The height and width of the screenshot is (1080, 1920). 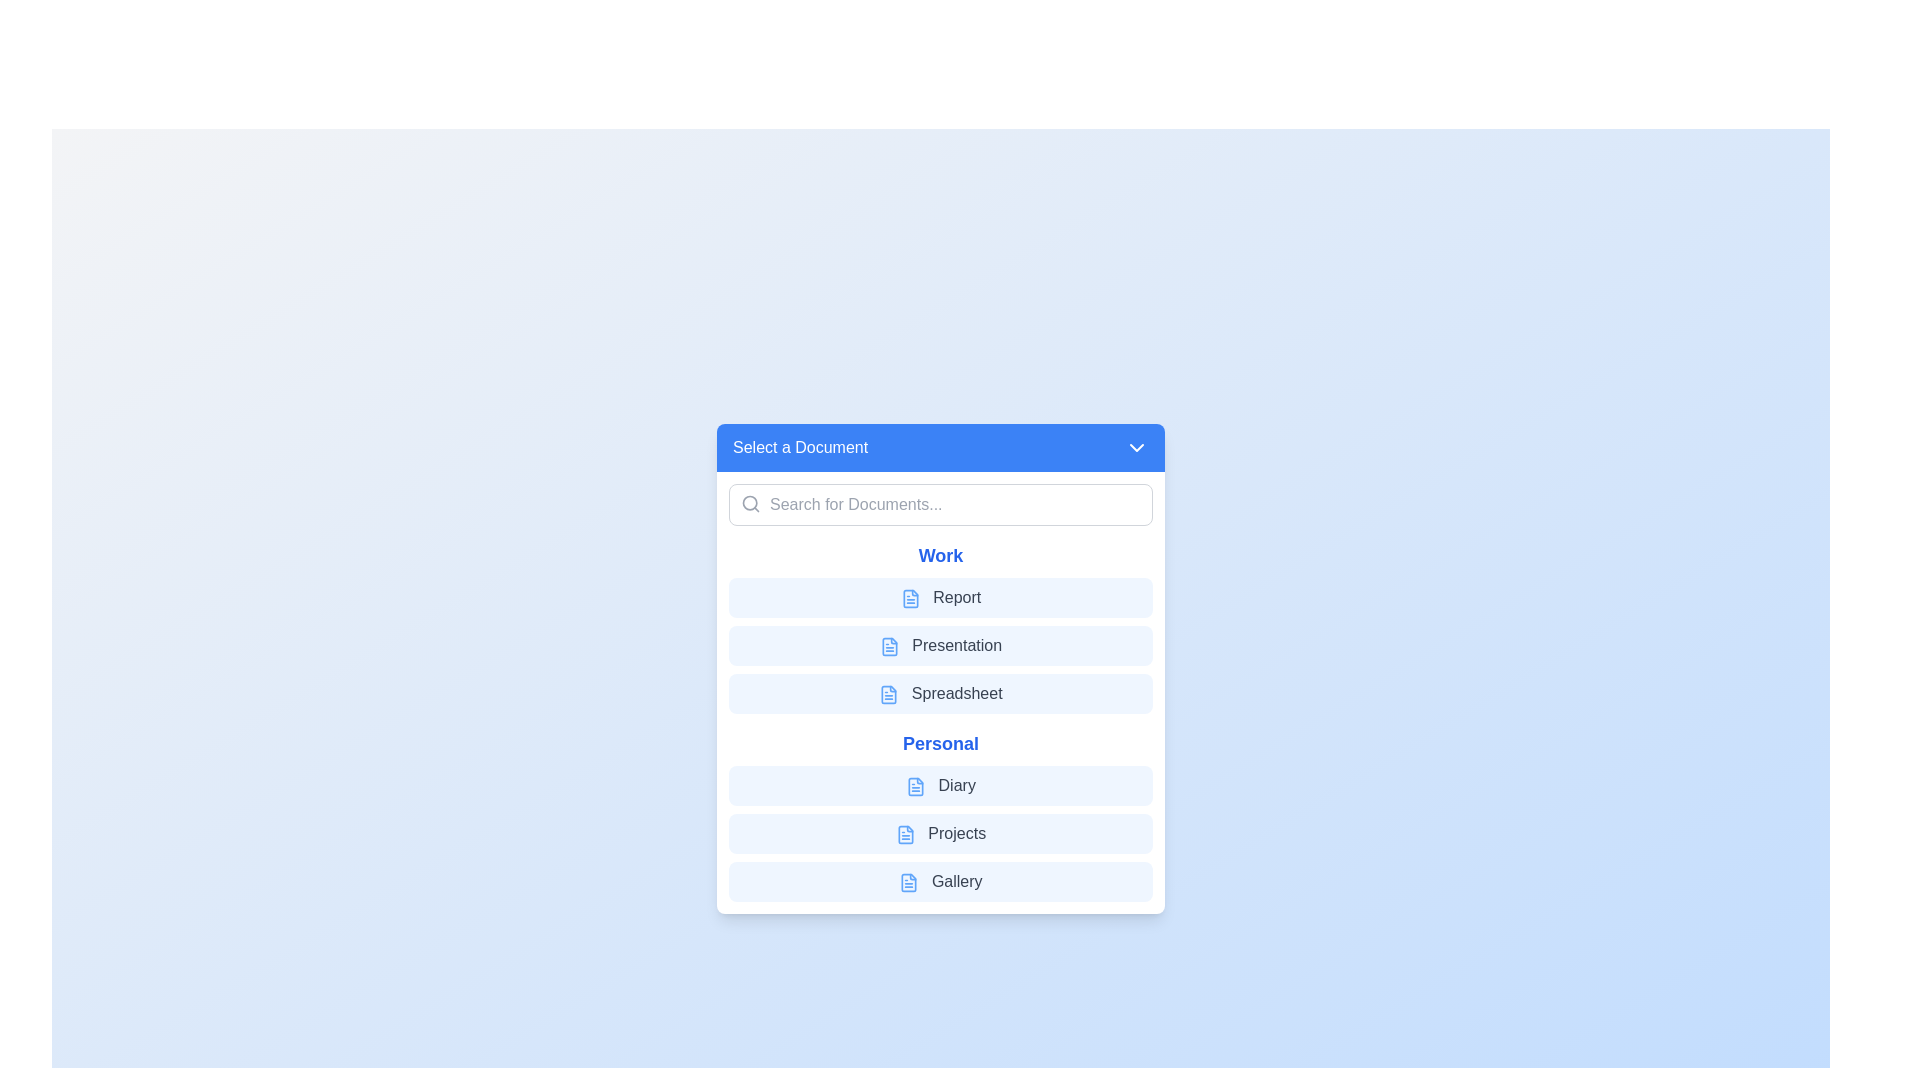 I want to click on the search icon located to the left inside the rectangular input field labeled 'Search for Documents...', positioned near the middle vertically, so click(x=749, y=503).